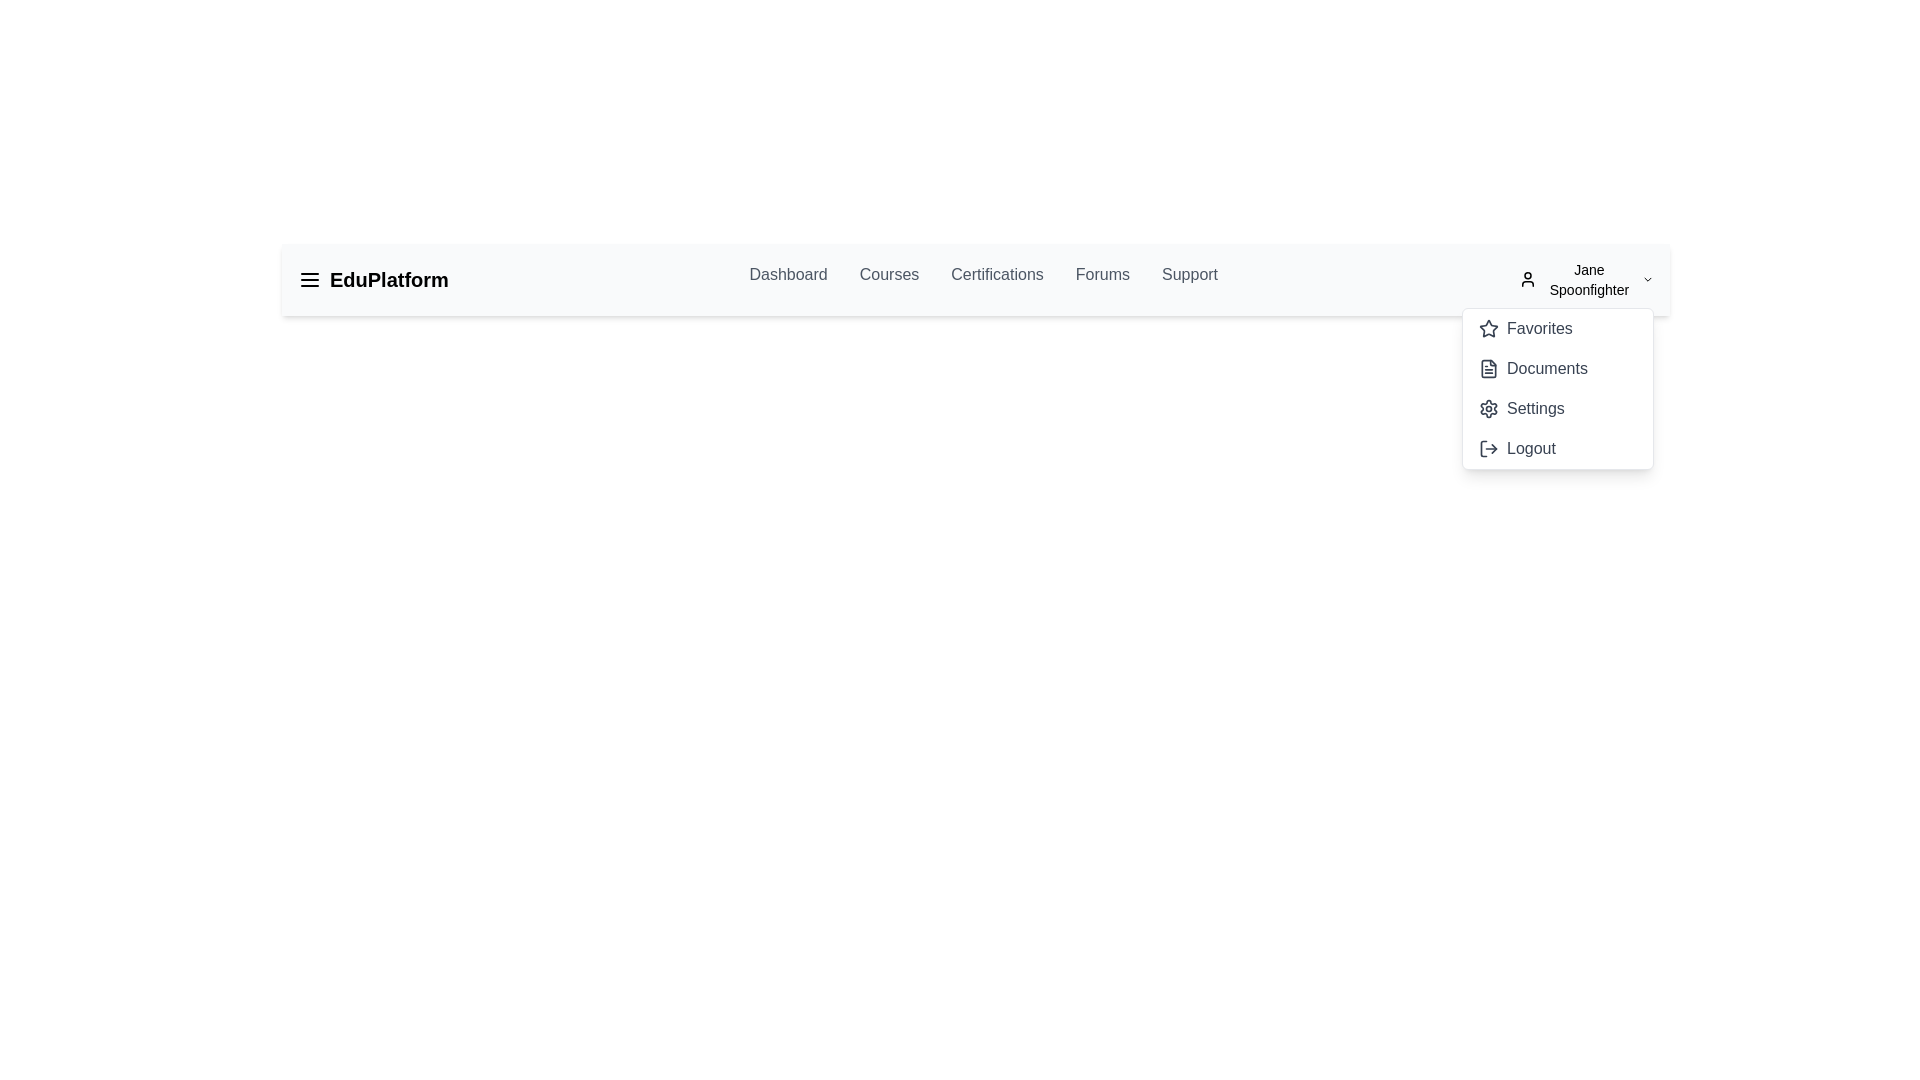  Describe the element at coordinates (1488, 326) in the screenshot. I see `the star icon in the dropdown menu` at that location.